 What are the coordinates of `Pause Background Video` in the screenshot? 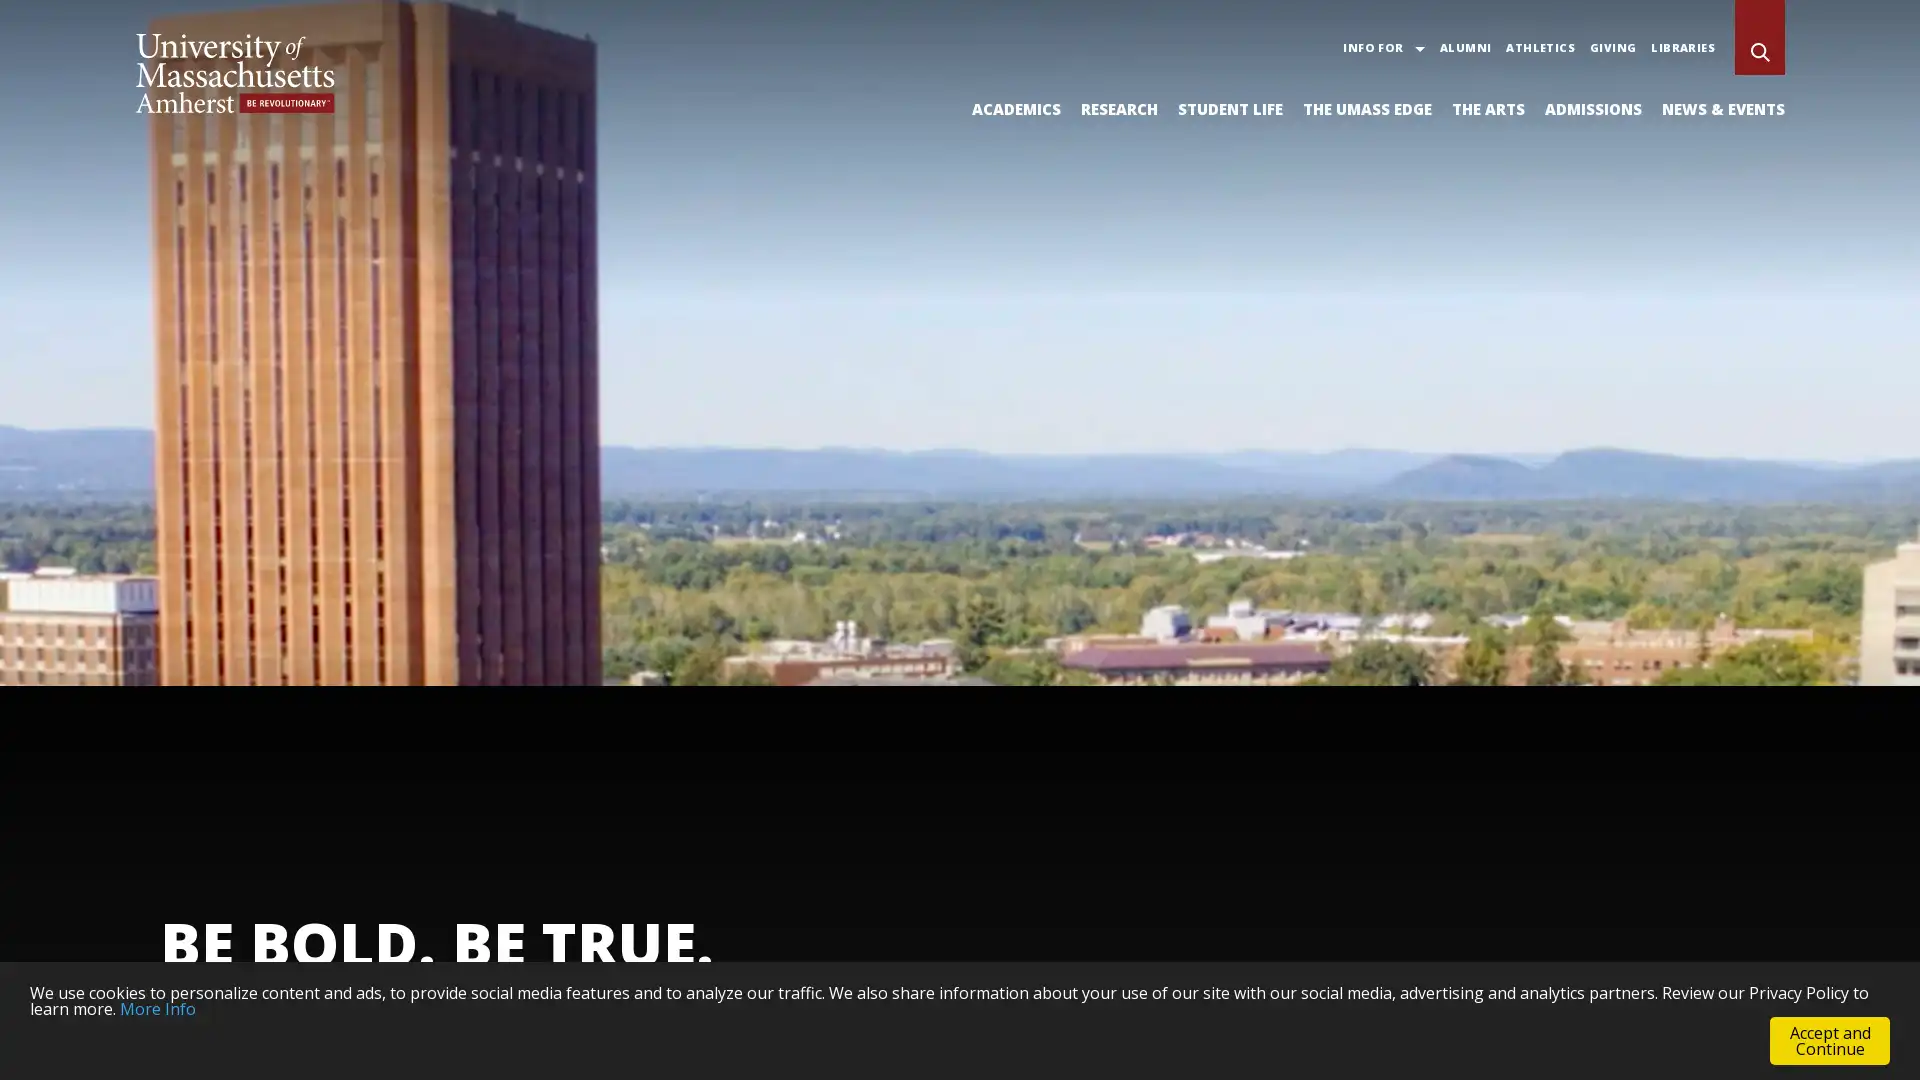 It's located at (1862, 1023).